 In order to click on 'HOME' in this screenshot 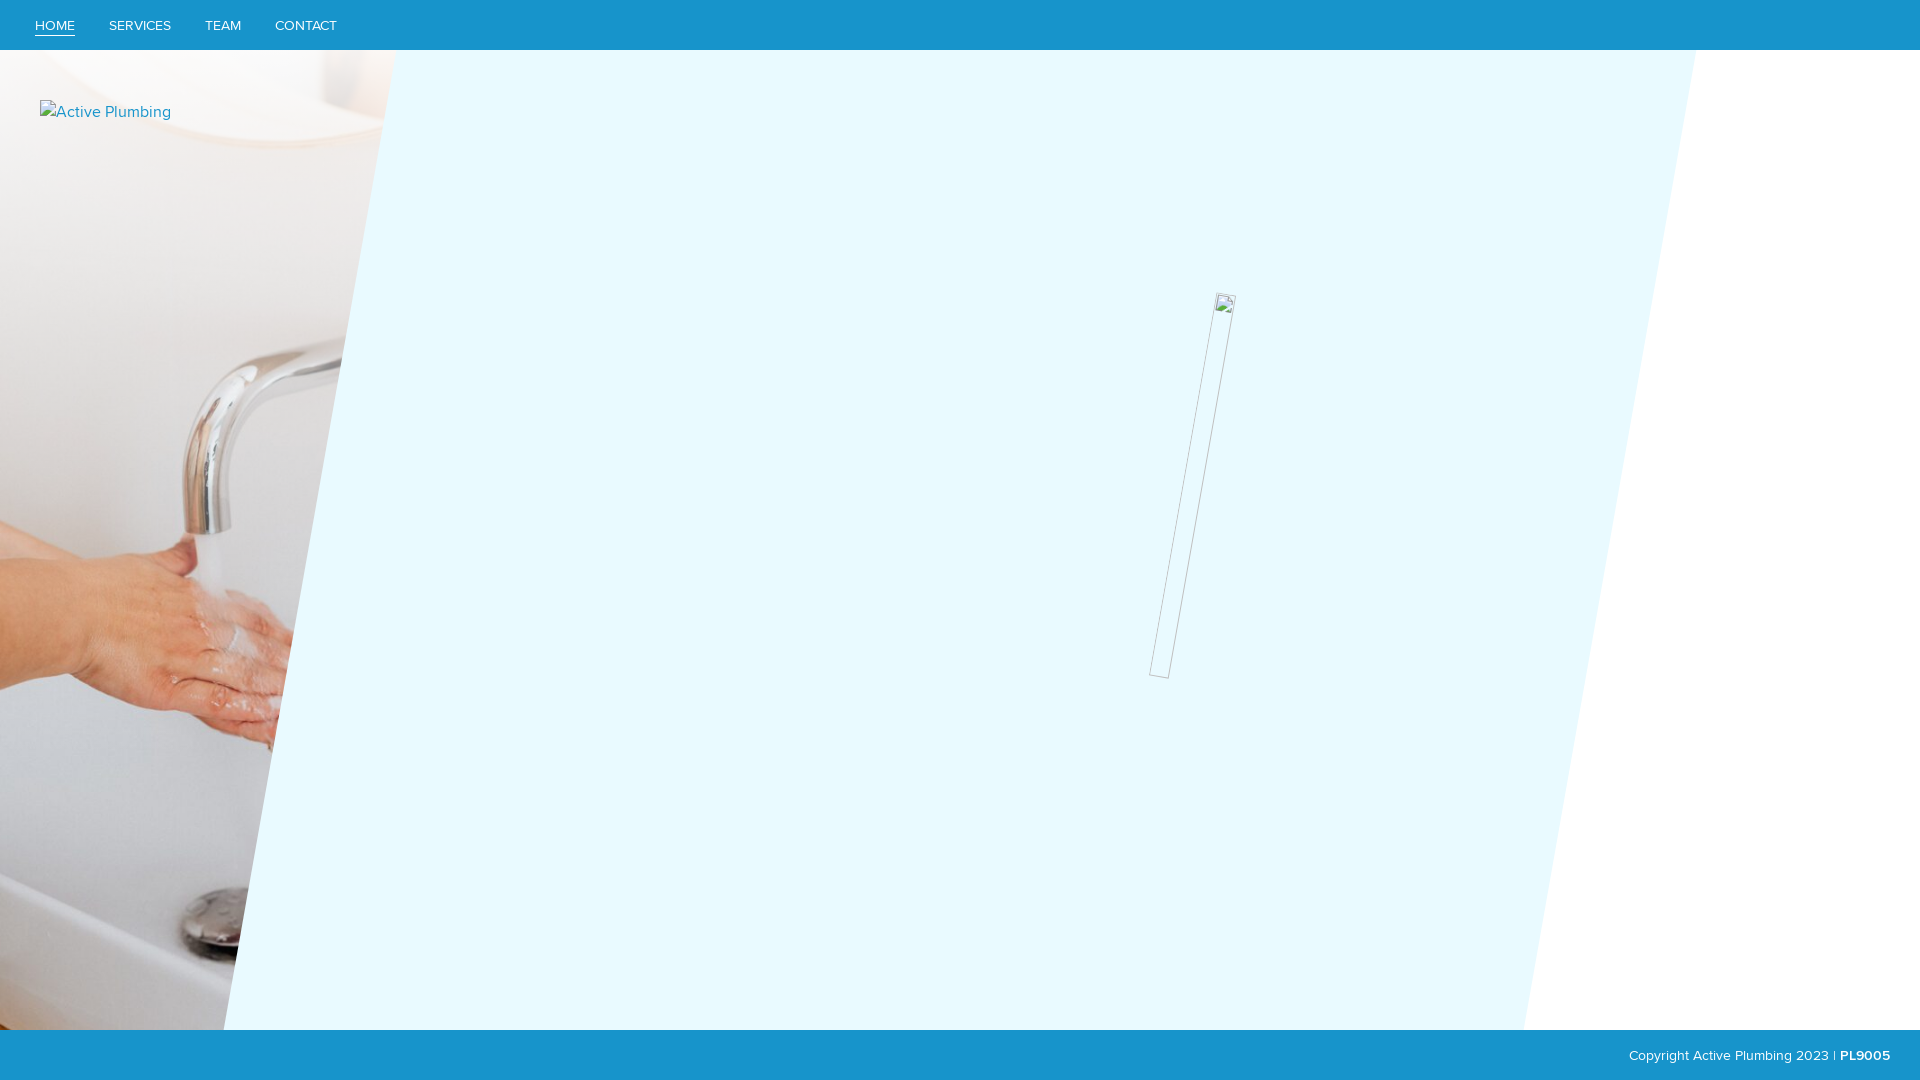, I will do `click(54, 24)`.